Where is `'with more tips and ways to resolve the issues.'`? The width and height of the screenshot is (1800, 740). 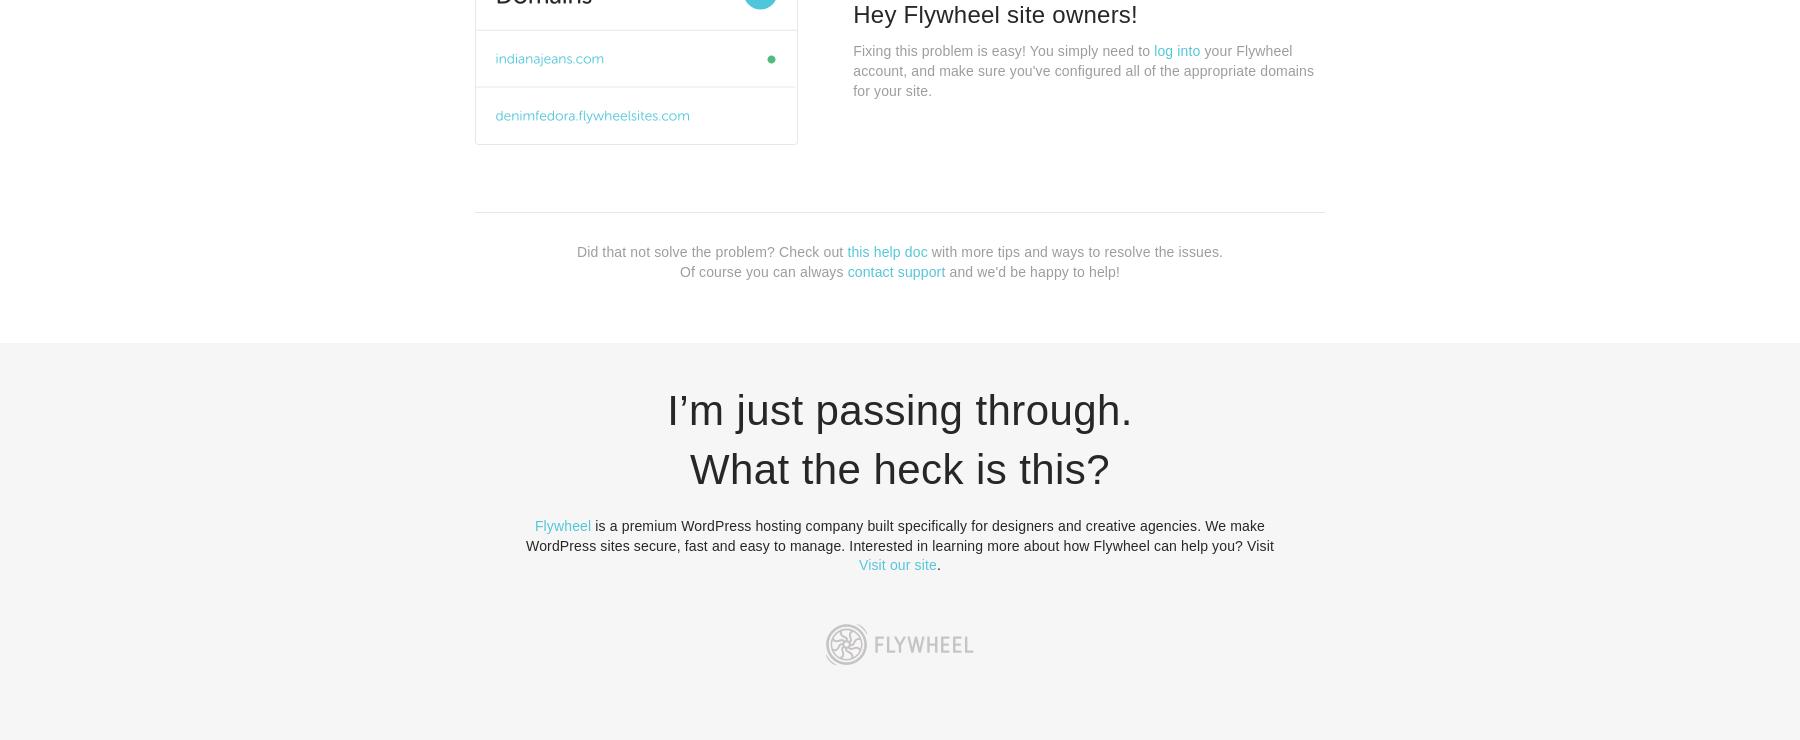
'with more tips and ways to resolve the issues.' is located at coordinates (1074, 250).